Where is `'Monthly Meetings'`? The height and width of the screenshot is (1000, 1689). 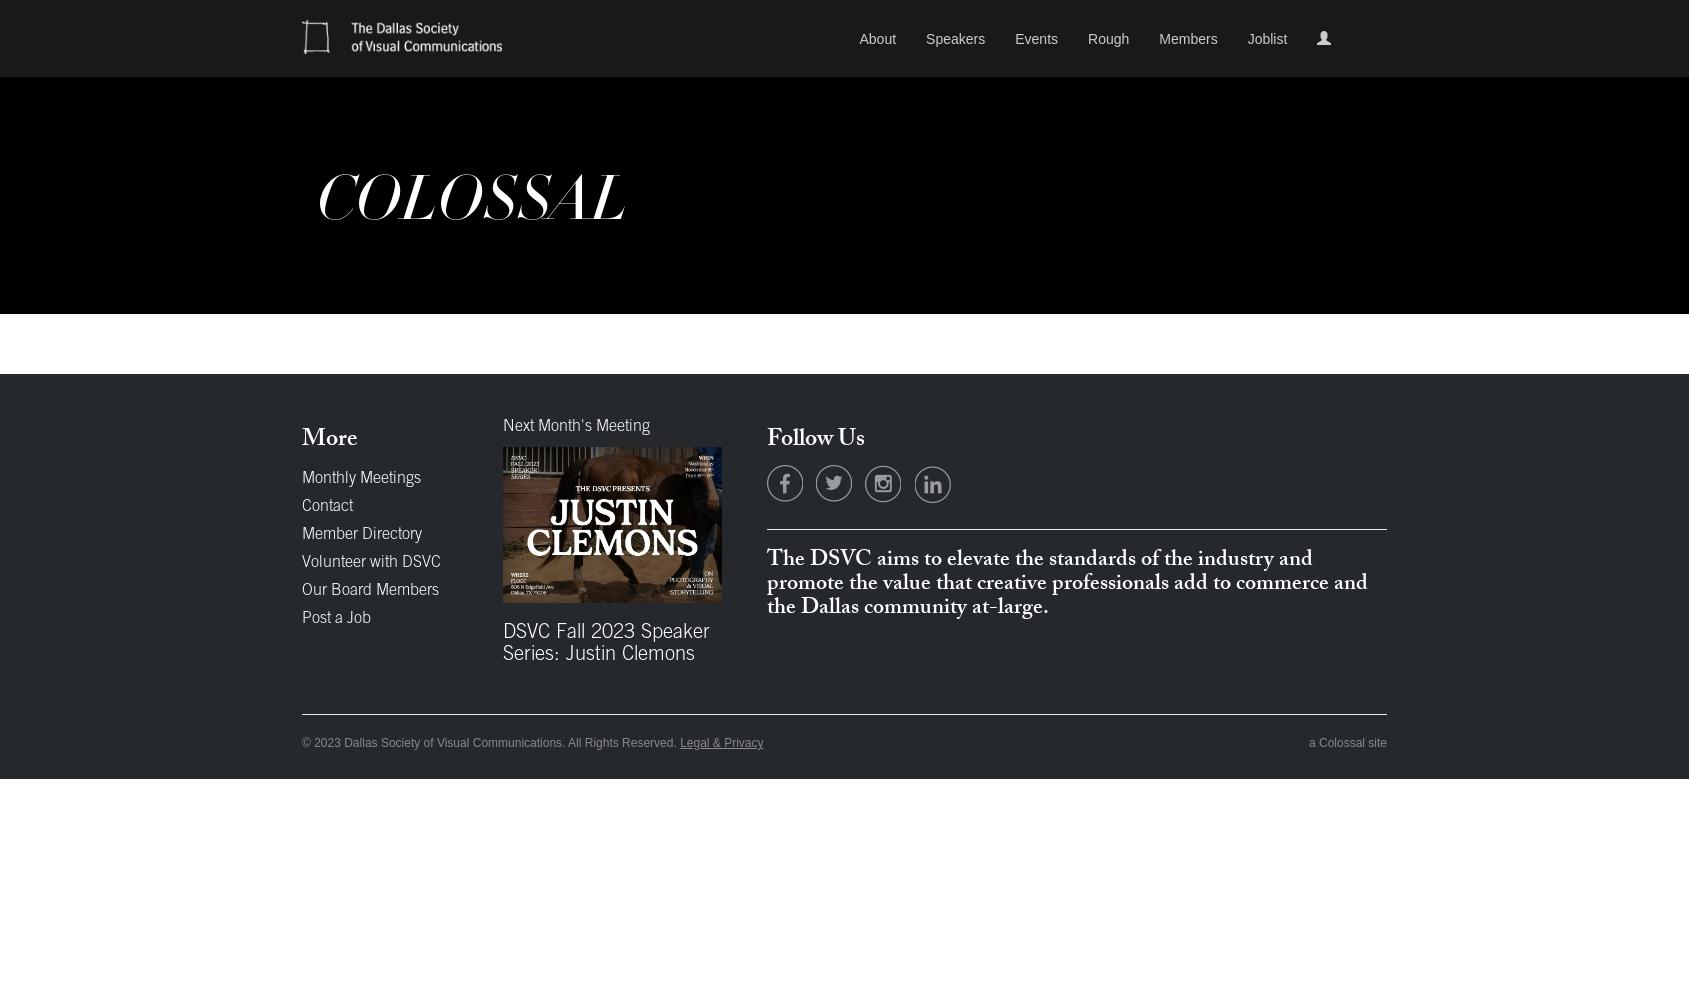
'Monthly Meetings' is located at coordinates (361, 478).